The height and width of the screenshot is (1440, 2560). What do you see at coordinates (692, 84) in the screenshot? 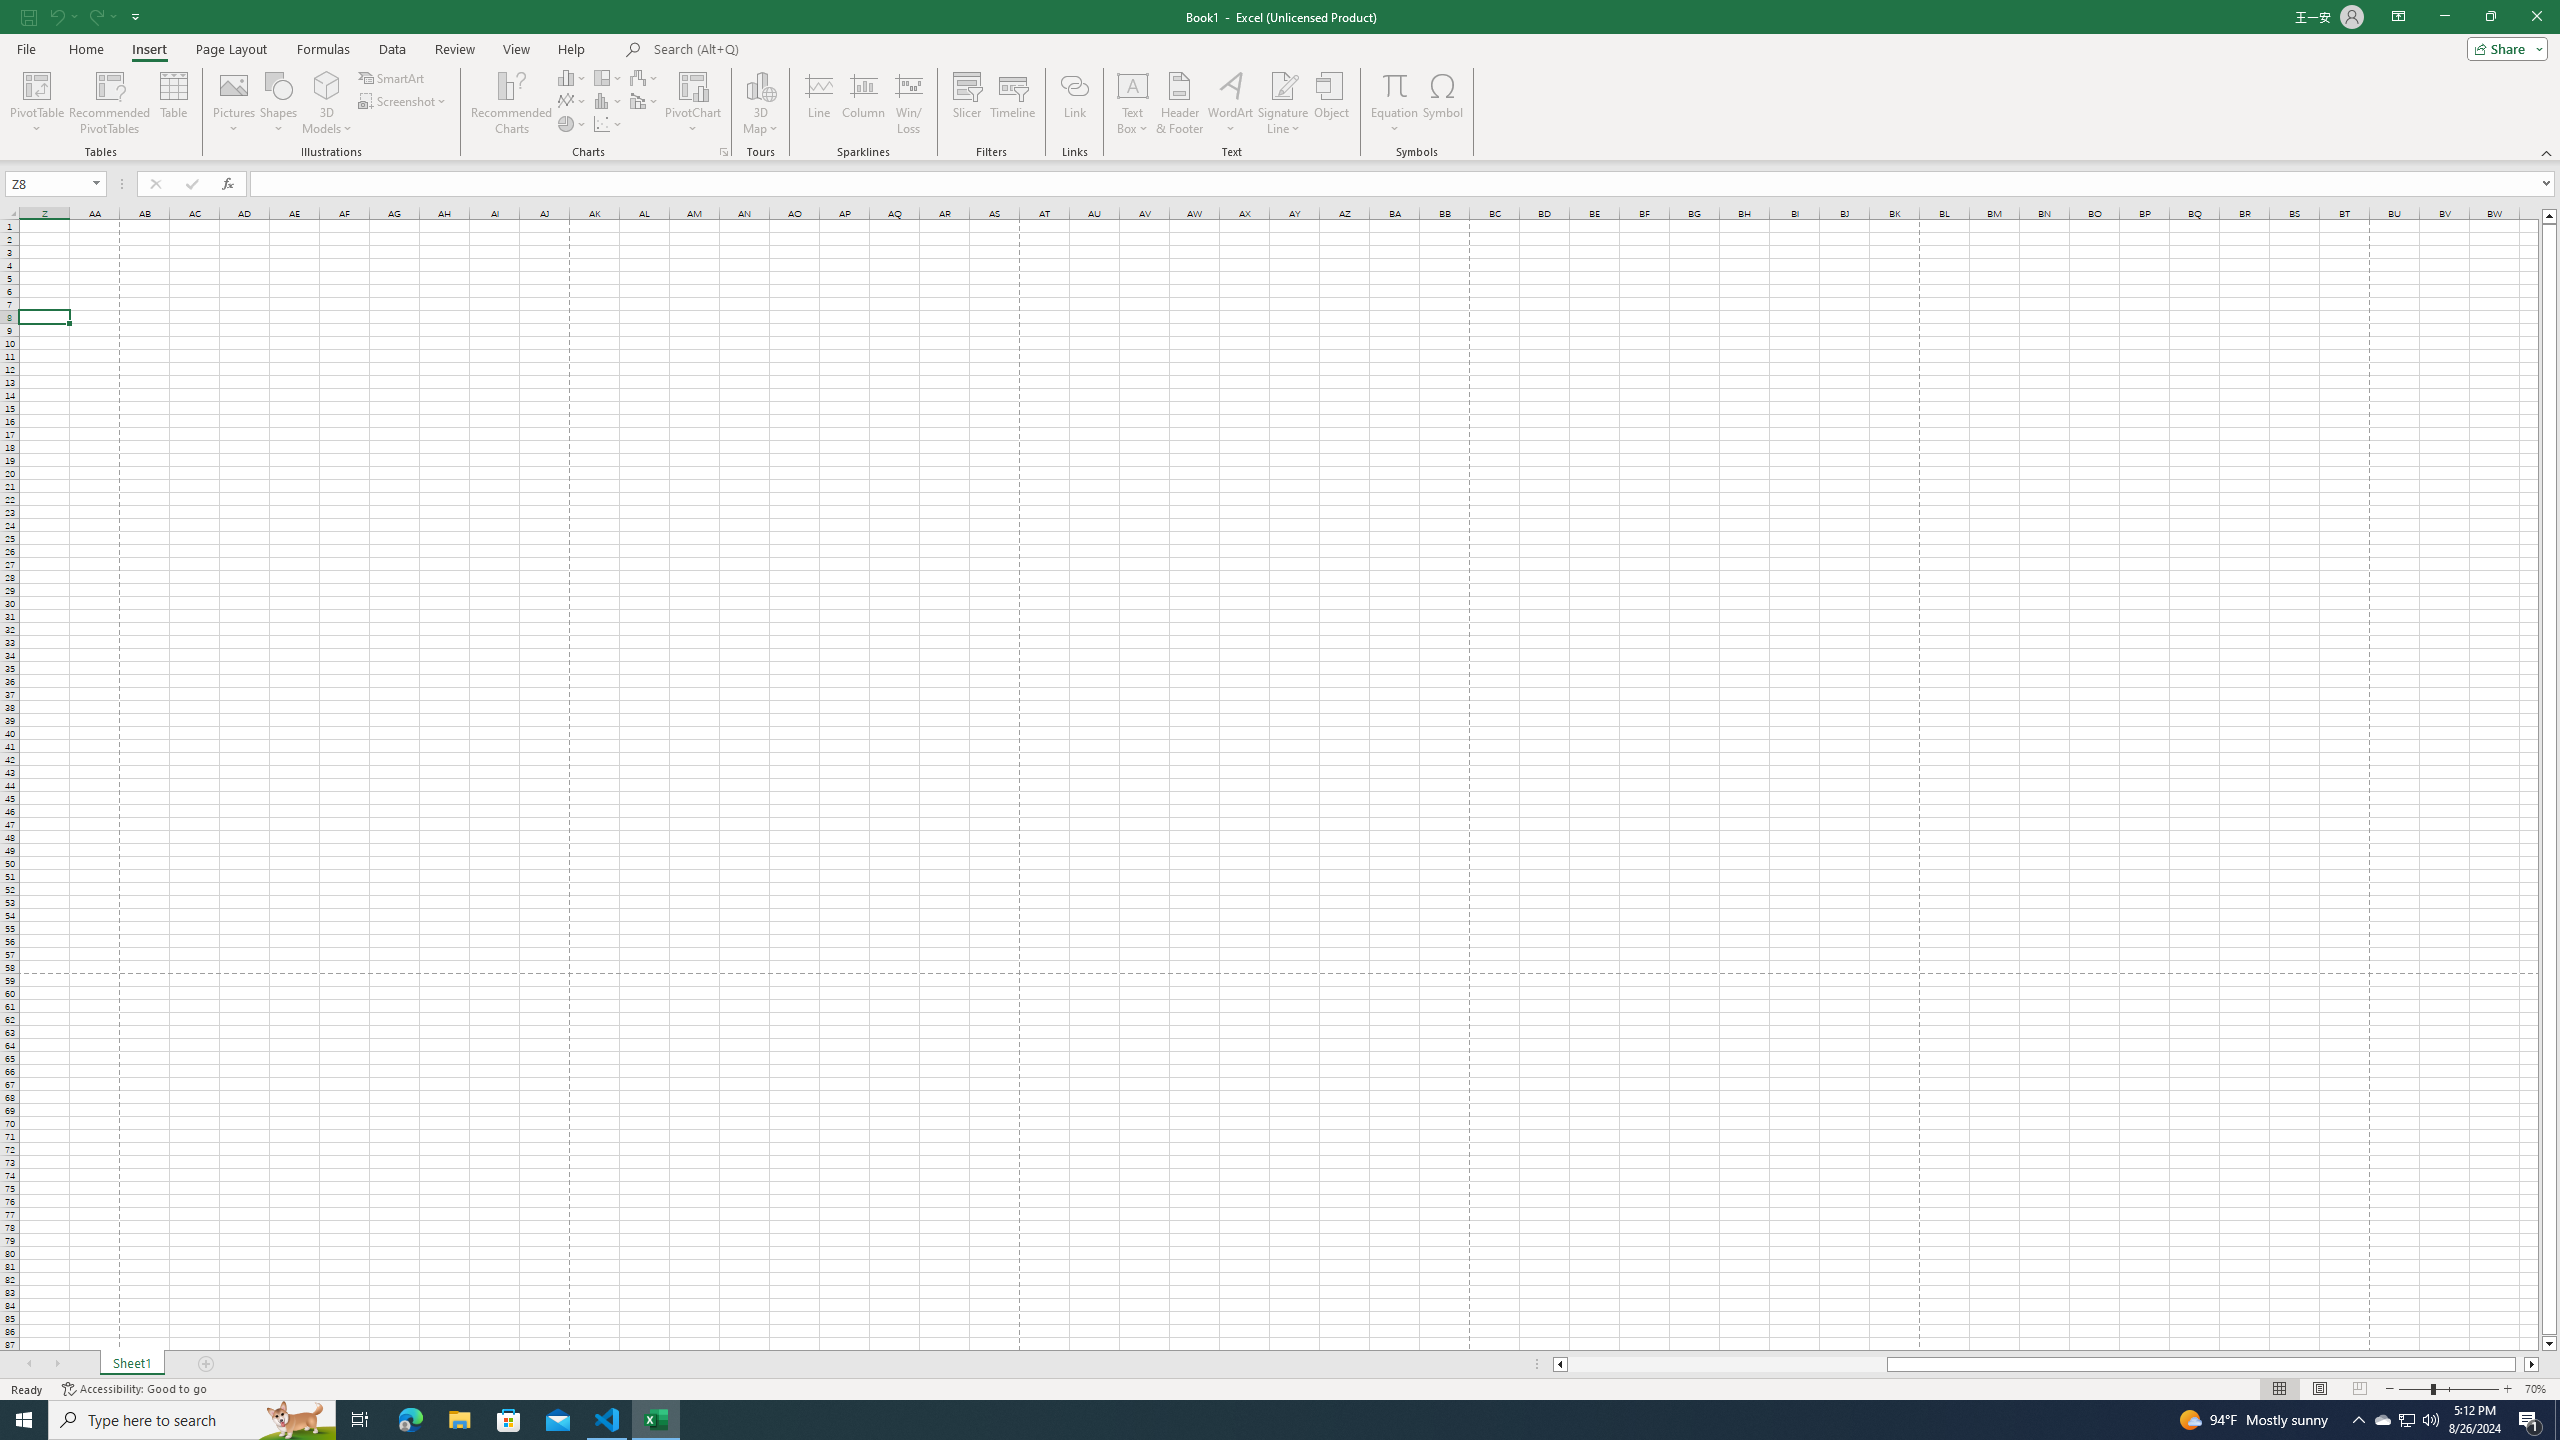
I see `'PivotChart'` at bounding box center [692, 84].